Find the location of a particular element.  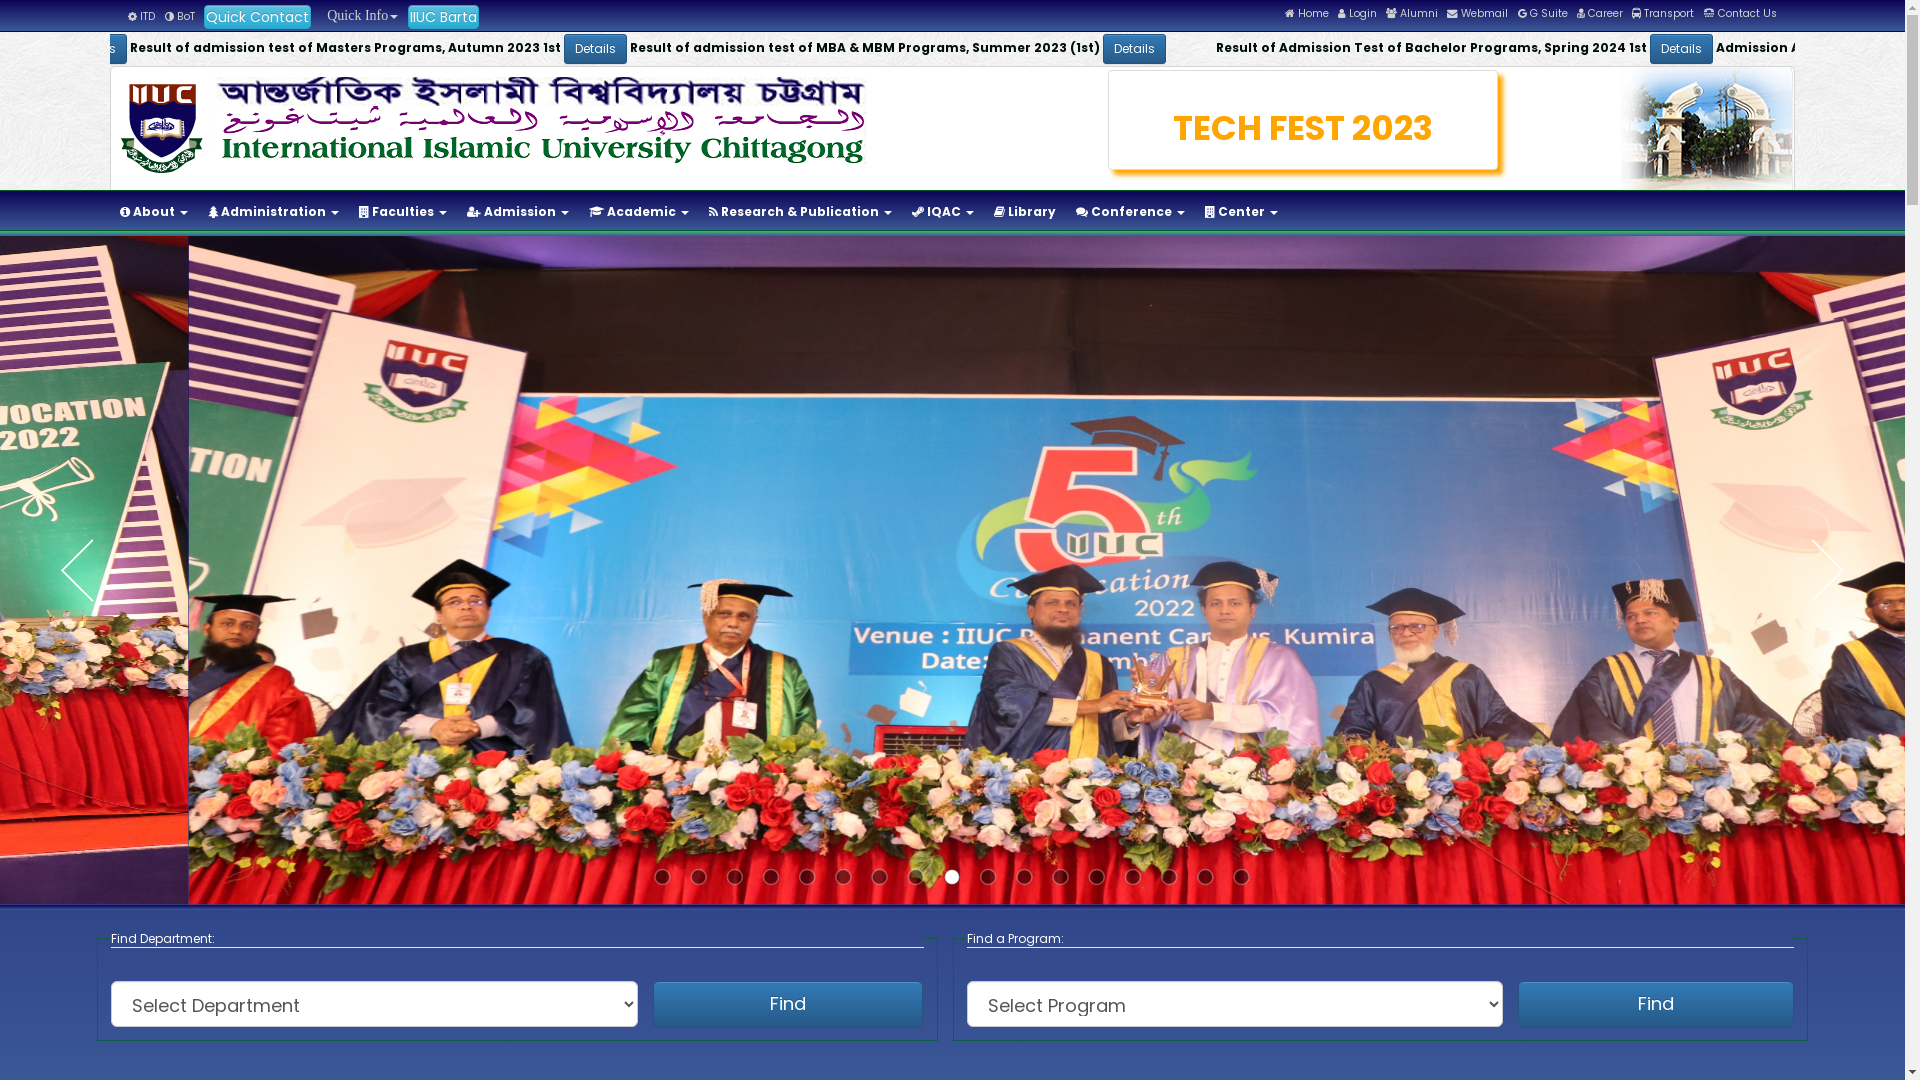

'Academic' is located at coordinates (637, 212).